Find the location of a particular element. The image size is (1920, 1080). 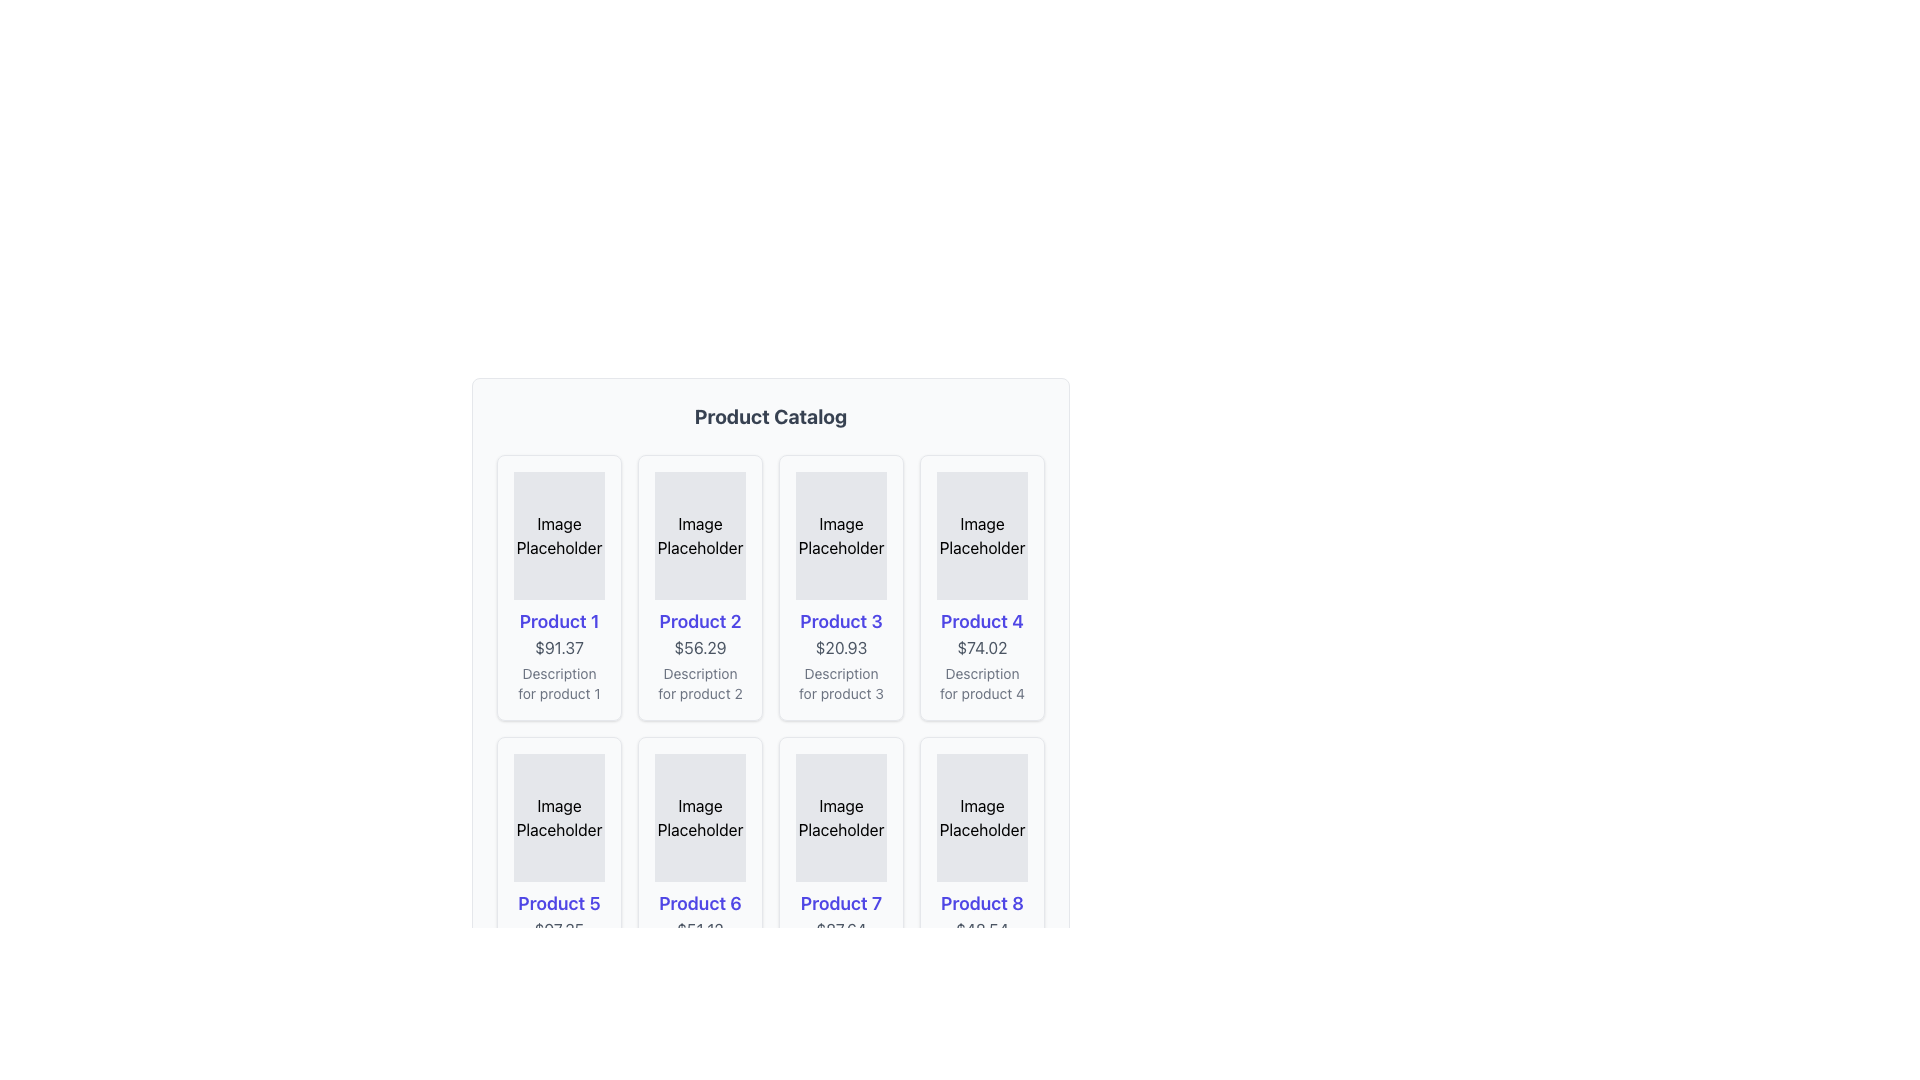

the Text Label displaying the price '$87.64' located below the product title 'Product 7' in the product card is located at coordinates (841, 929).